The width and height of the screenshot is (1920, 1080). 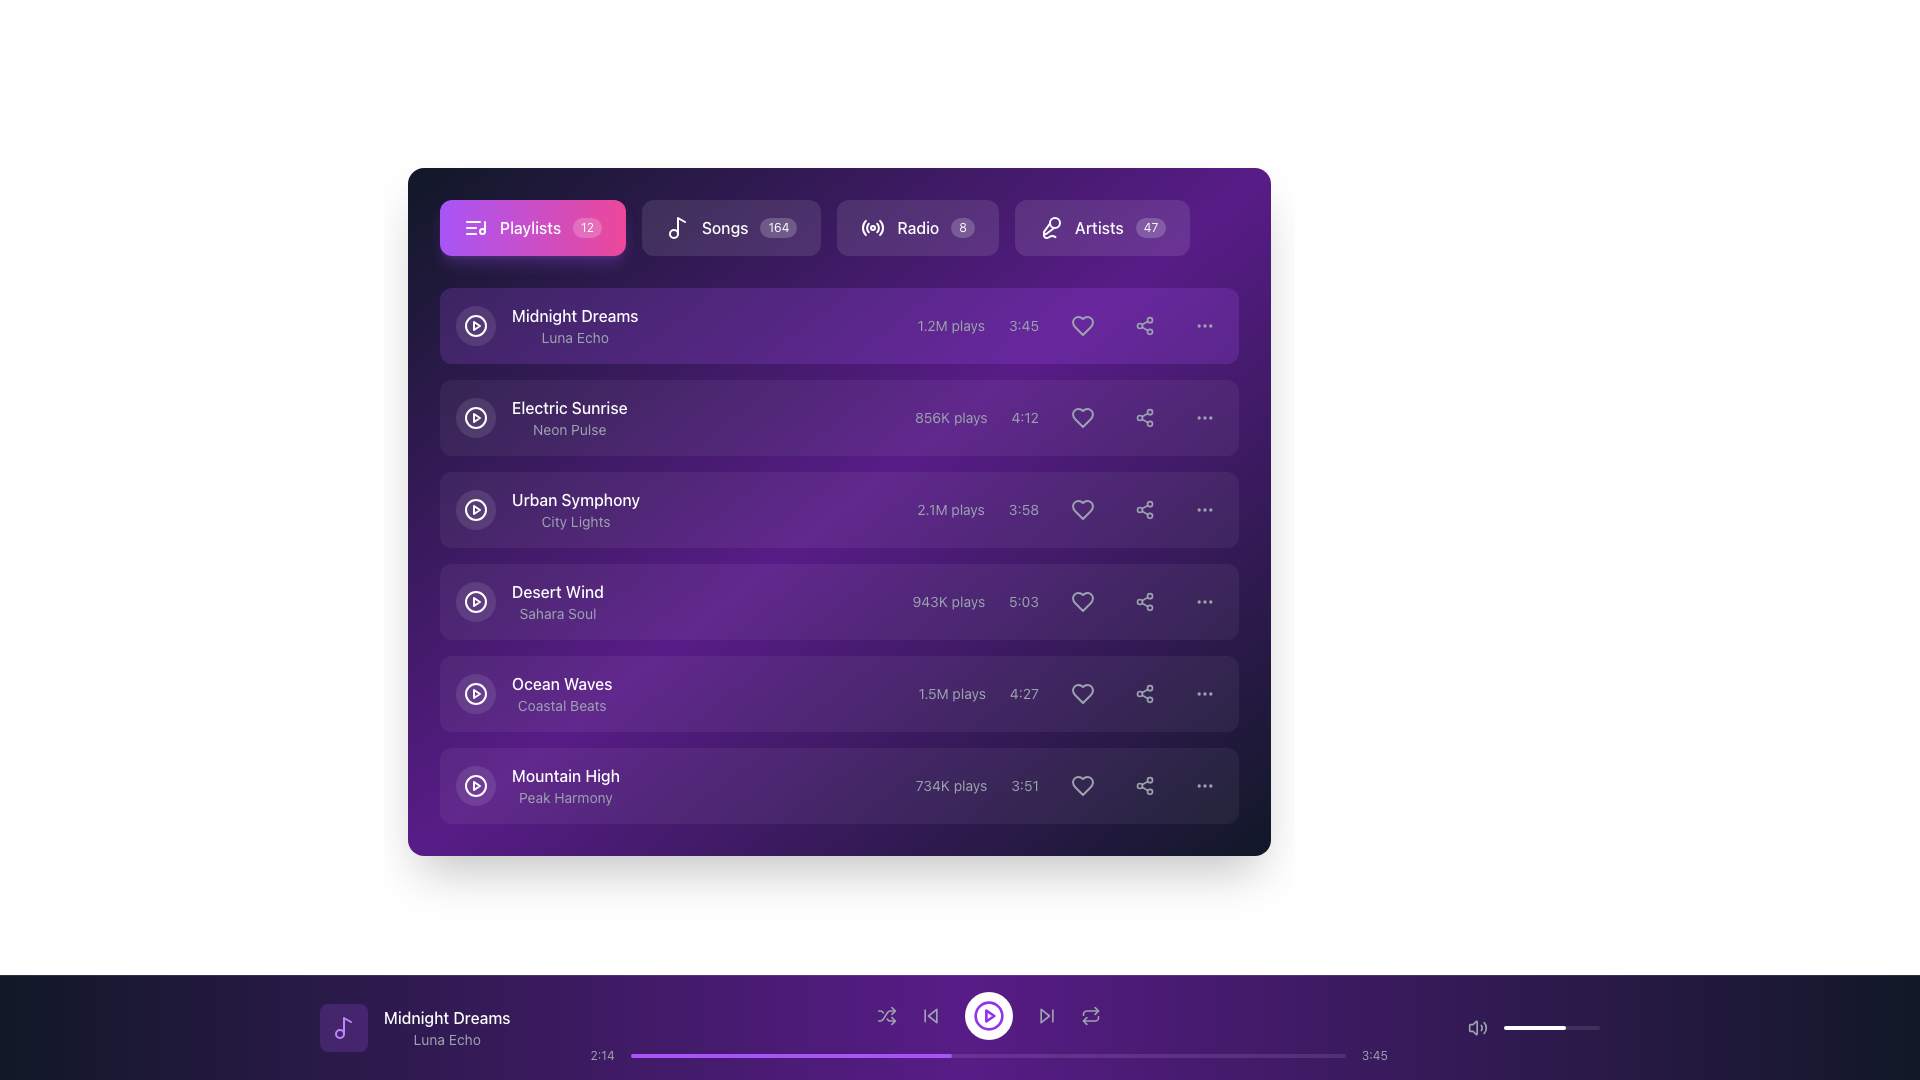 I want to click on the text label that provides supplementary information for 'Ocean Waves', located below the 'Ocean Waves' text in the fifth item of a vertically arranged list, so click(x=561, y=704).